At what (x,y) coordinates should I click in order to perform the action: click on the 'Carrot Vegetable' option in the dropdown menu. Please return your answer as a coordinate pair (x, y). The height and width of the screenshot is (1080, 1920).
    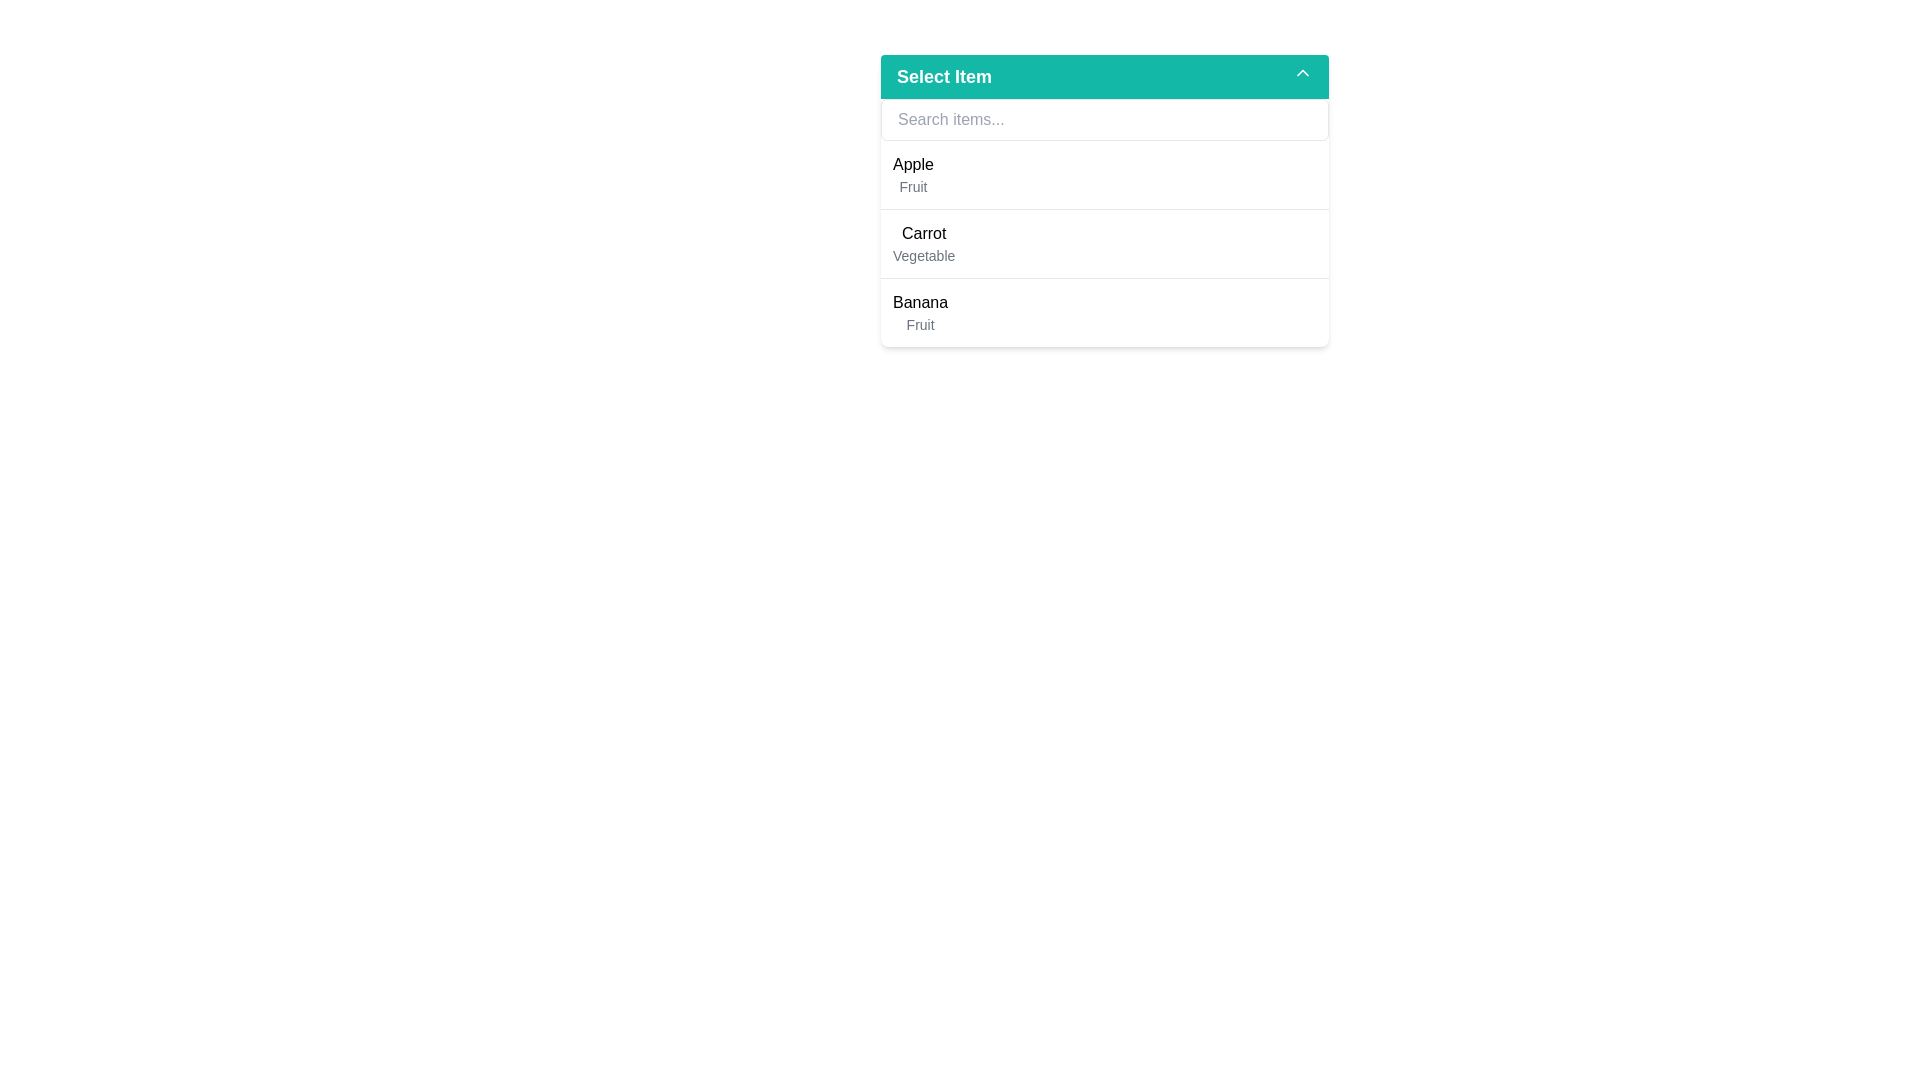
    Looking at the image, I should click on (1103, 242).